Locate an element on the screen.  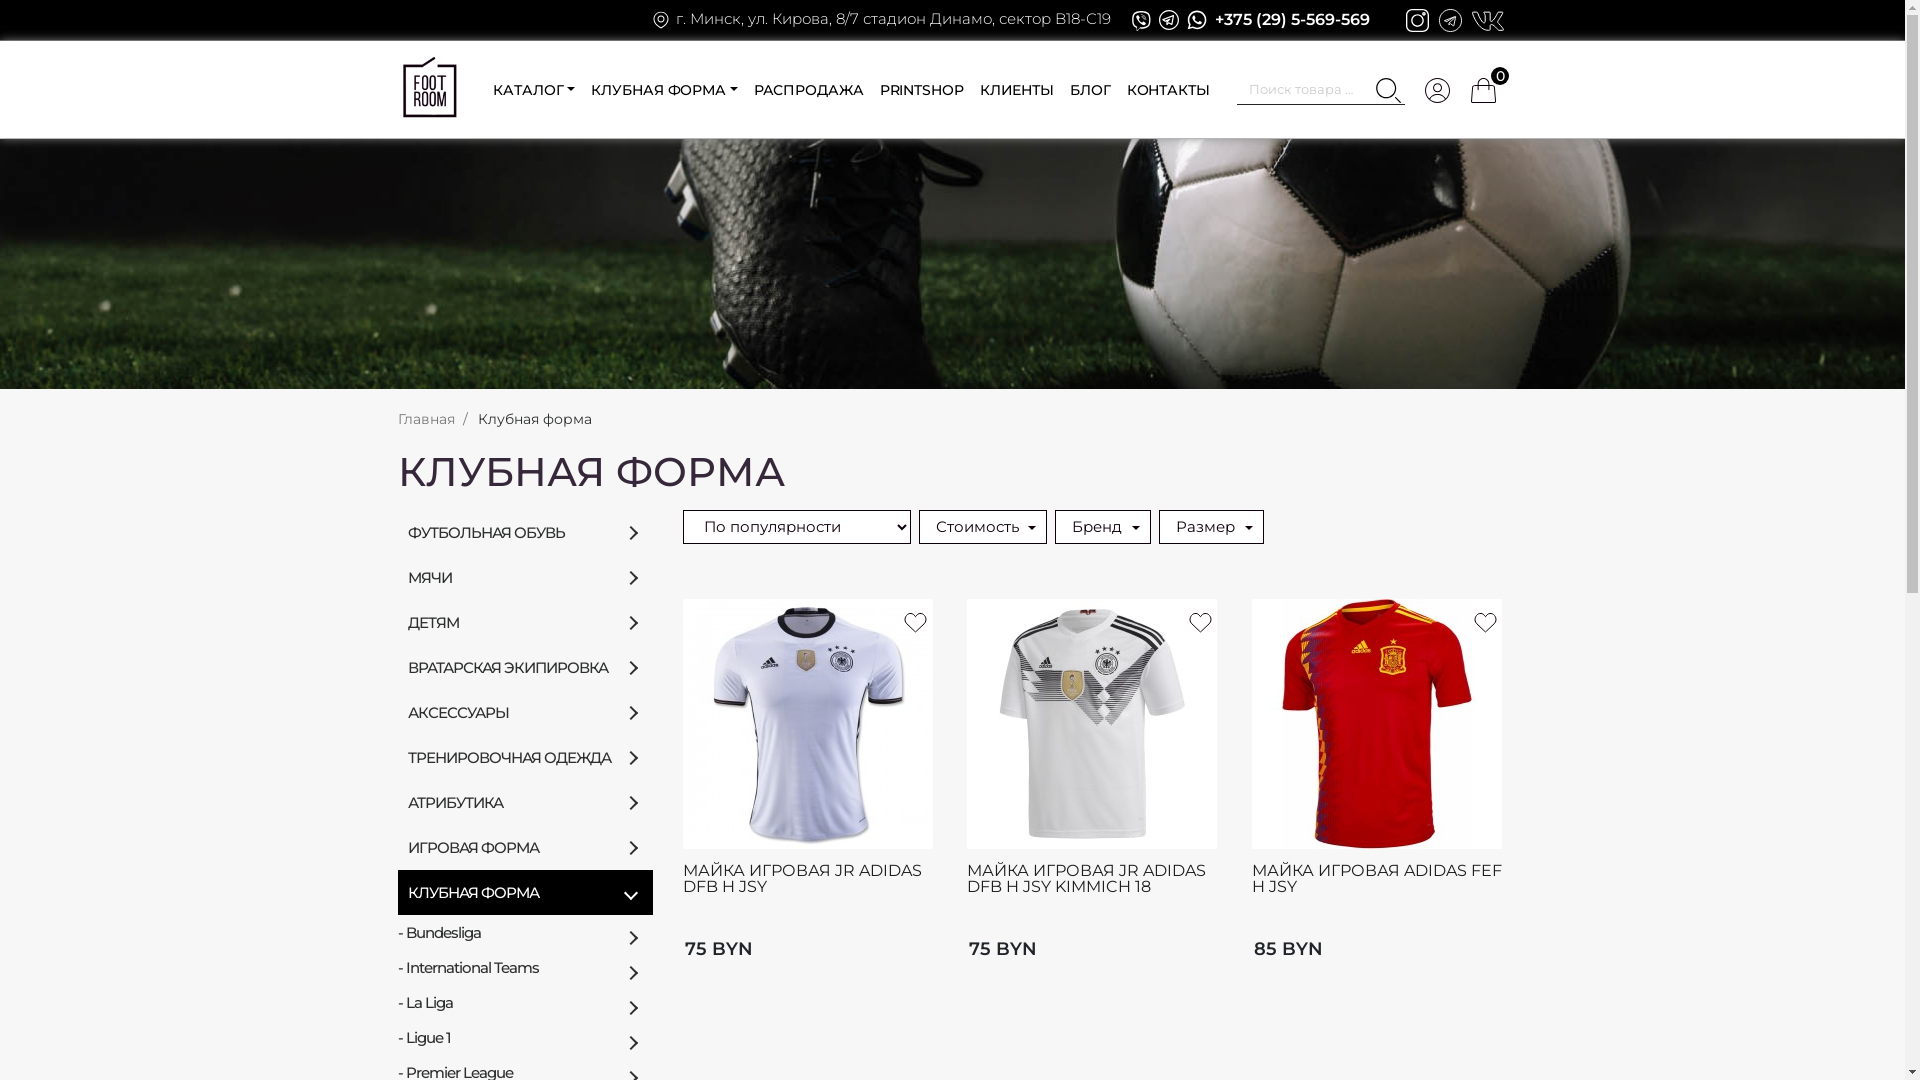
'- International Teams' is located at coordinates (525, 966).